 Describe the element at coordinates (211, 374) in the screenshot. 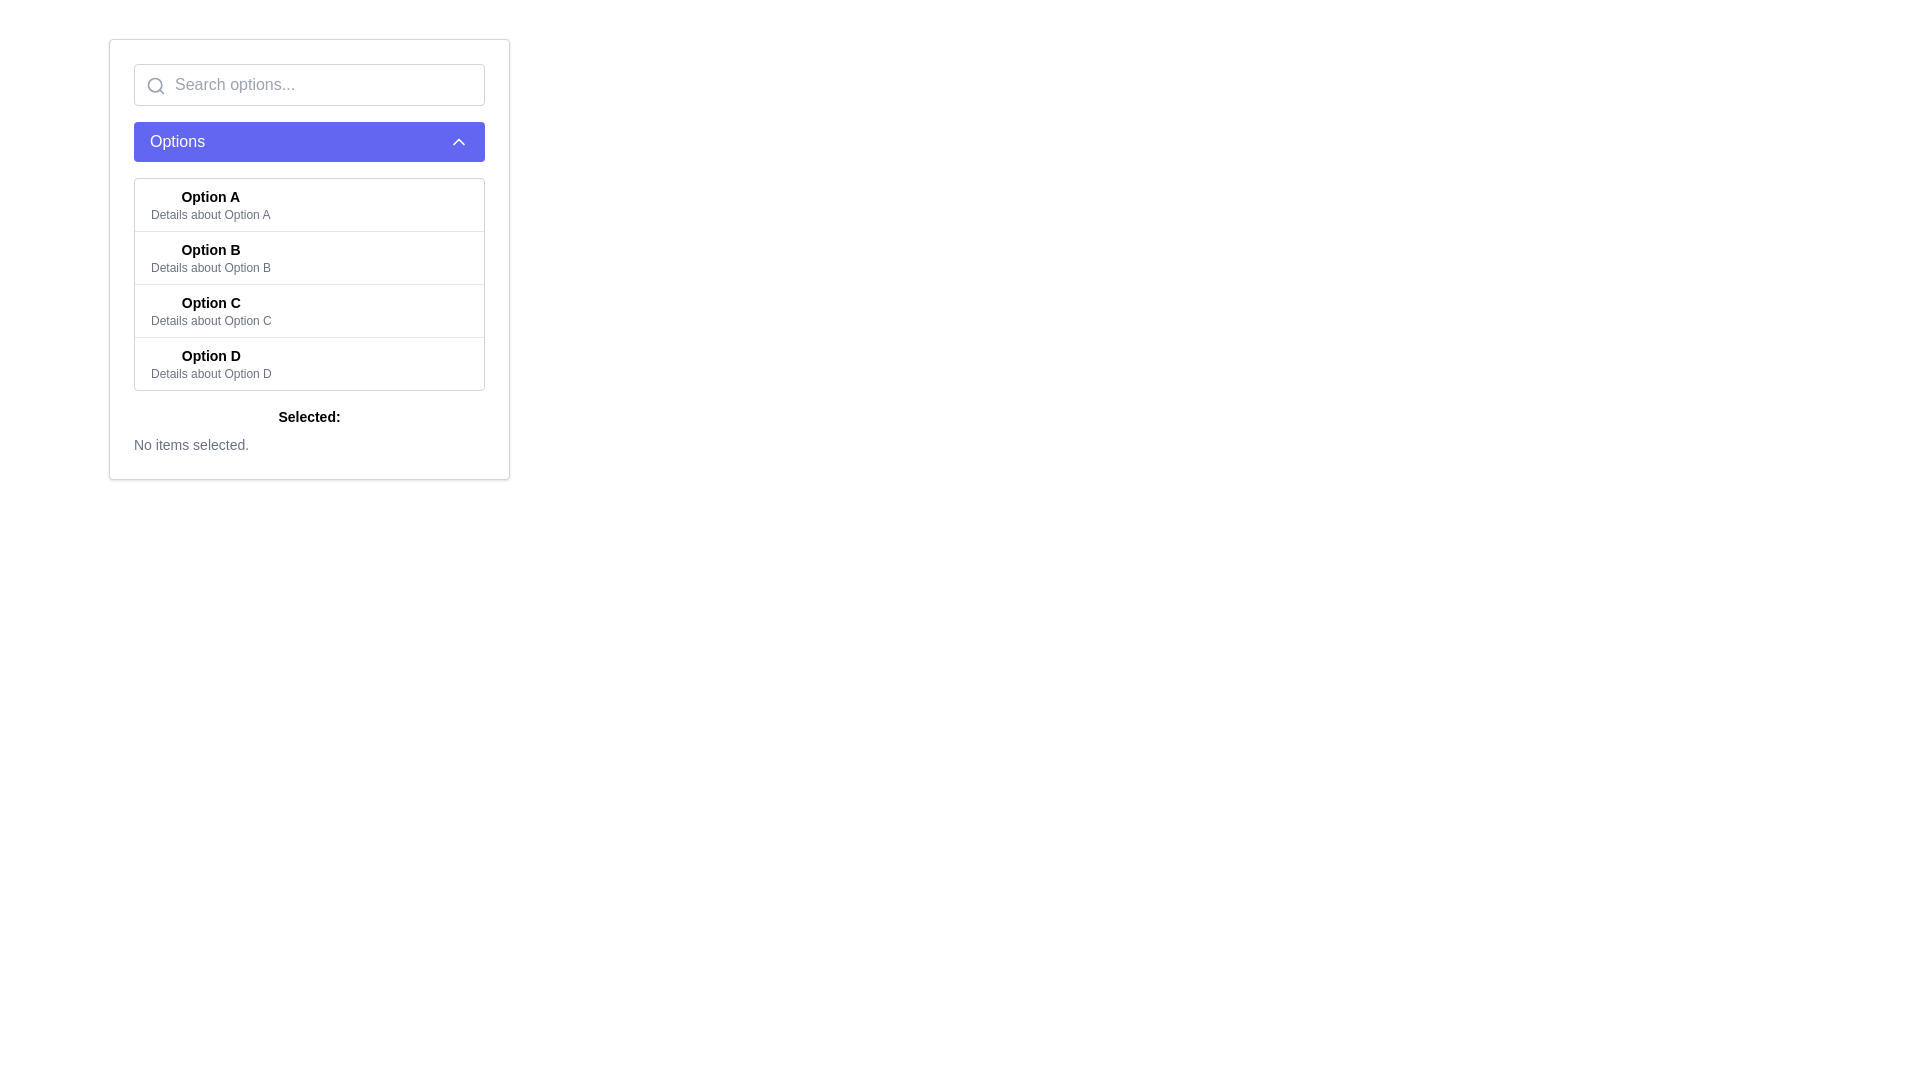

I see `the text label displaying 'Details about Option D', which is located beneath the bold title 'Option D' in the options list` at that location.